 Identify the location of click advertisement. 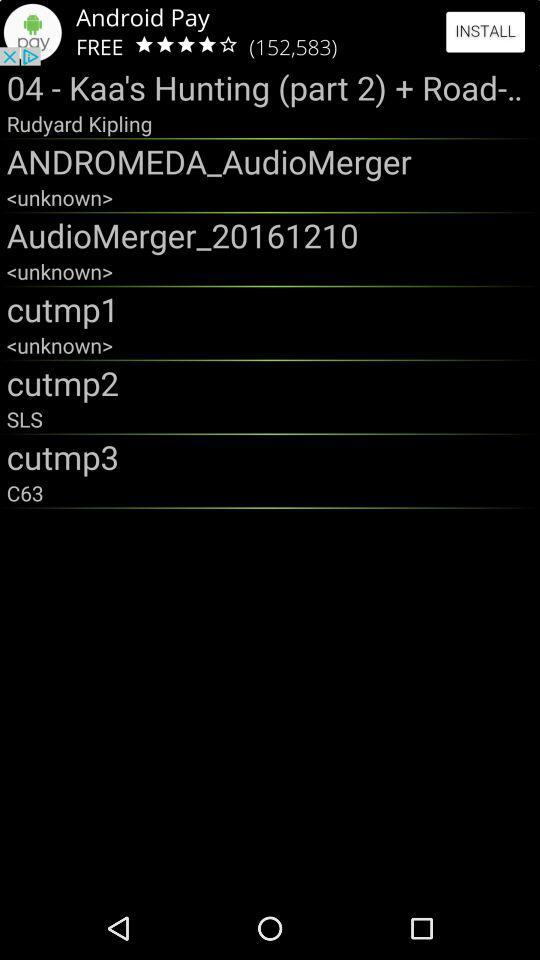
(270, 31).